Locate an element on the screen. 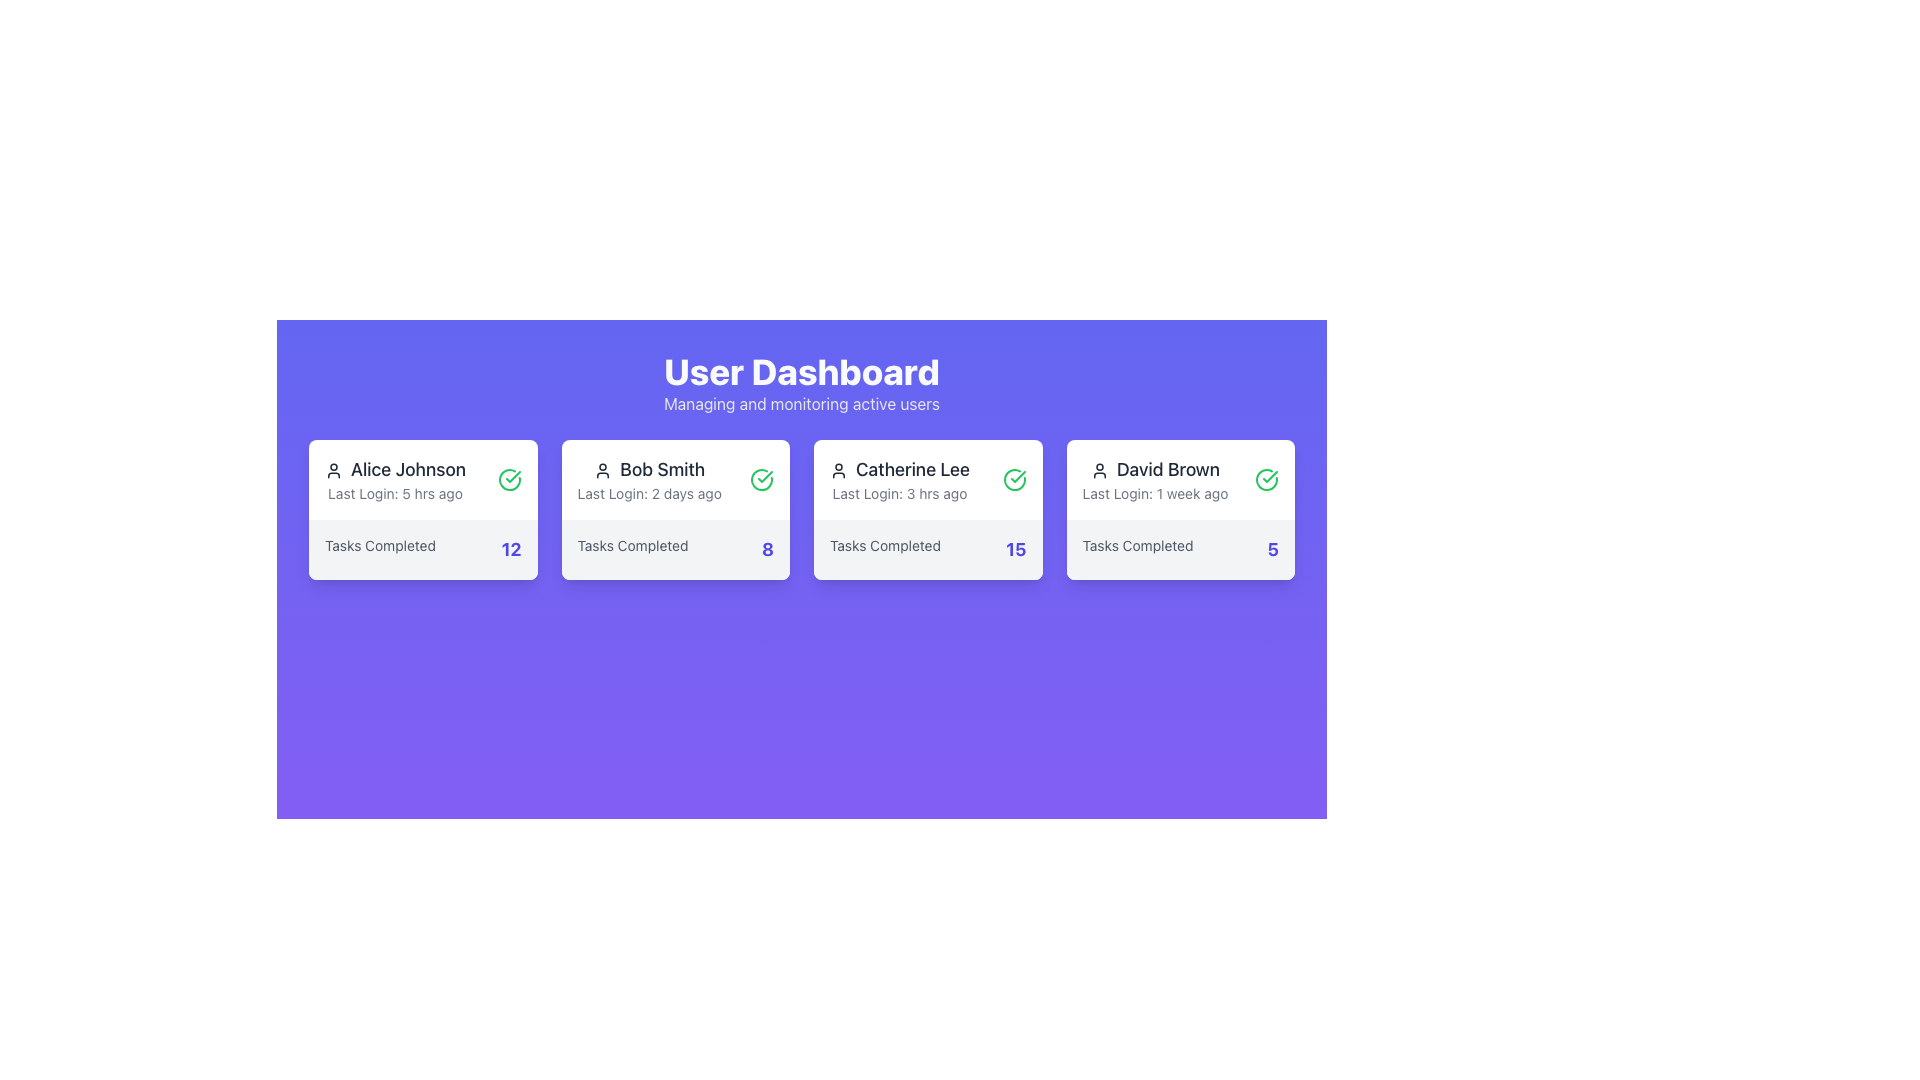 Image resolution: width=1920 pixels, height=1080 pixels. text label identifying the user within the fourth card under the 'User Dashboard' title is located at coordinates (1155, 470).